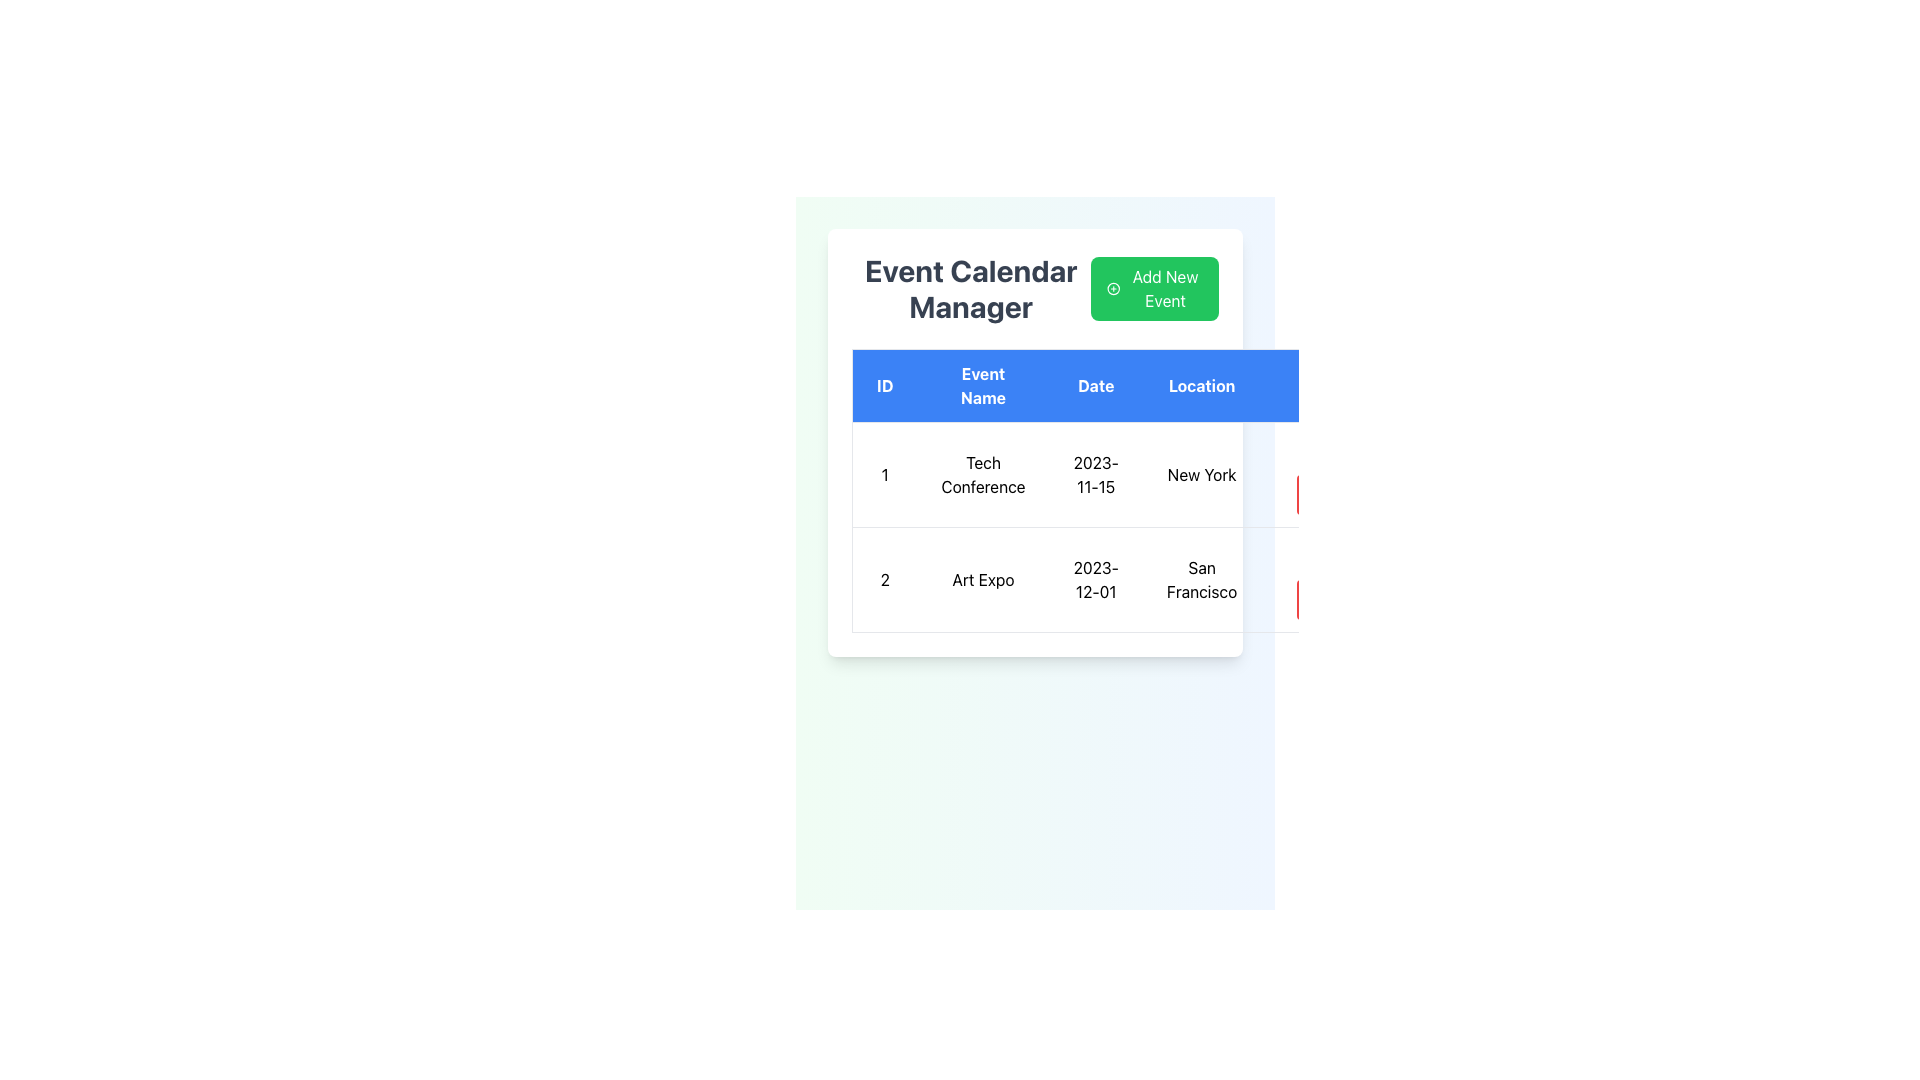  What do you see at coordinates (883, 385) in the screenshot?
I see `the first column label in the table header that contains unique identifiers for each entry, located to the left of the 'Event Name', 'Date', and 'Location' headers` at bounding box center [883, 385].